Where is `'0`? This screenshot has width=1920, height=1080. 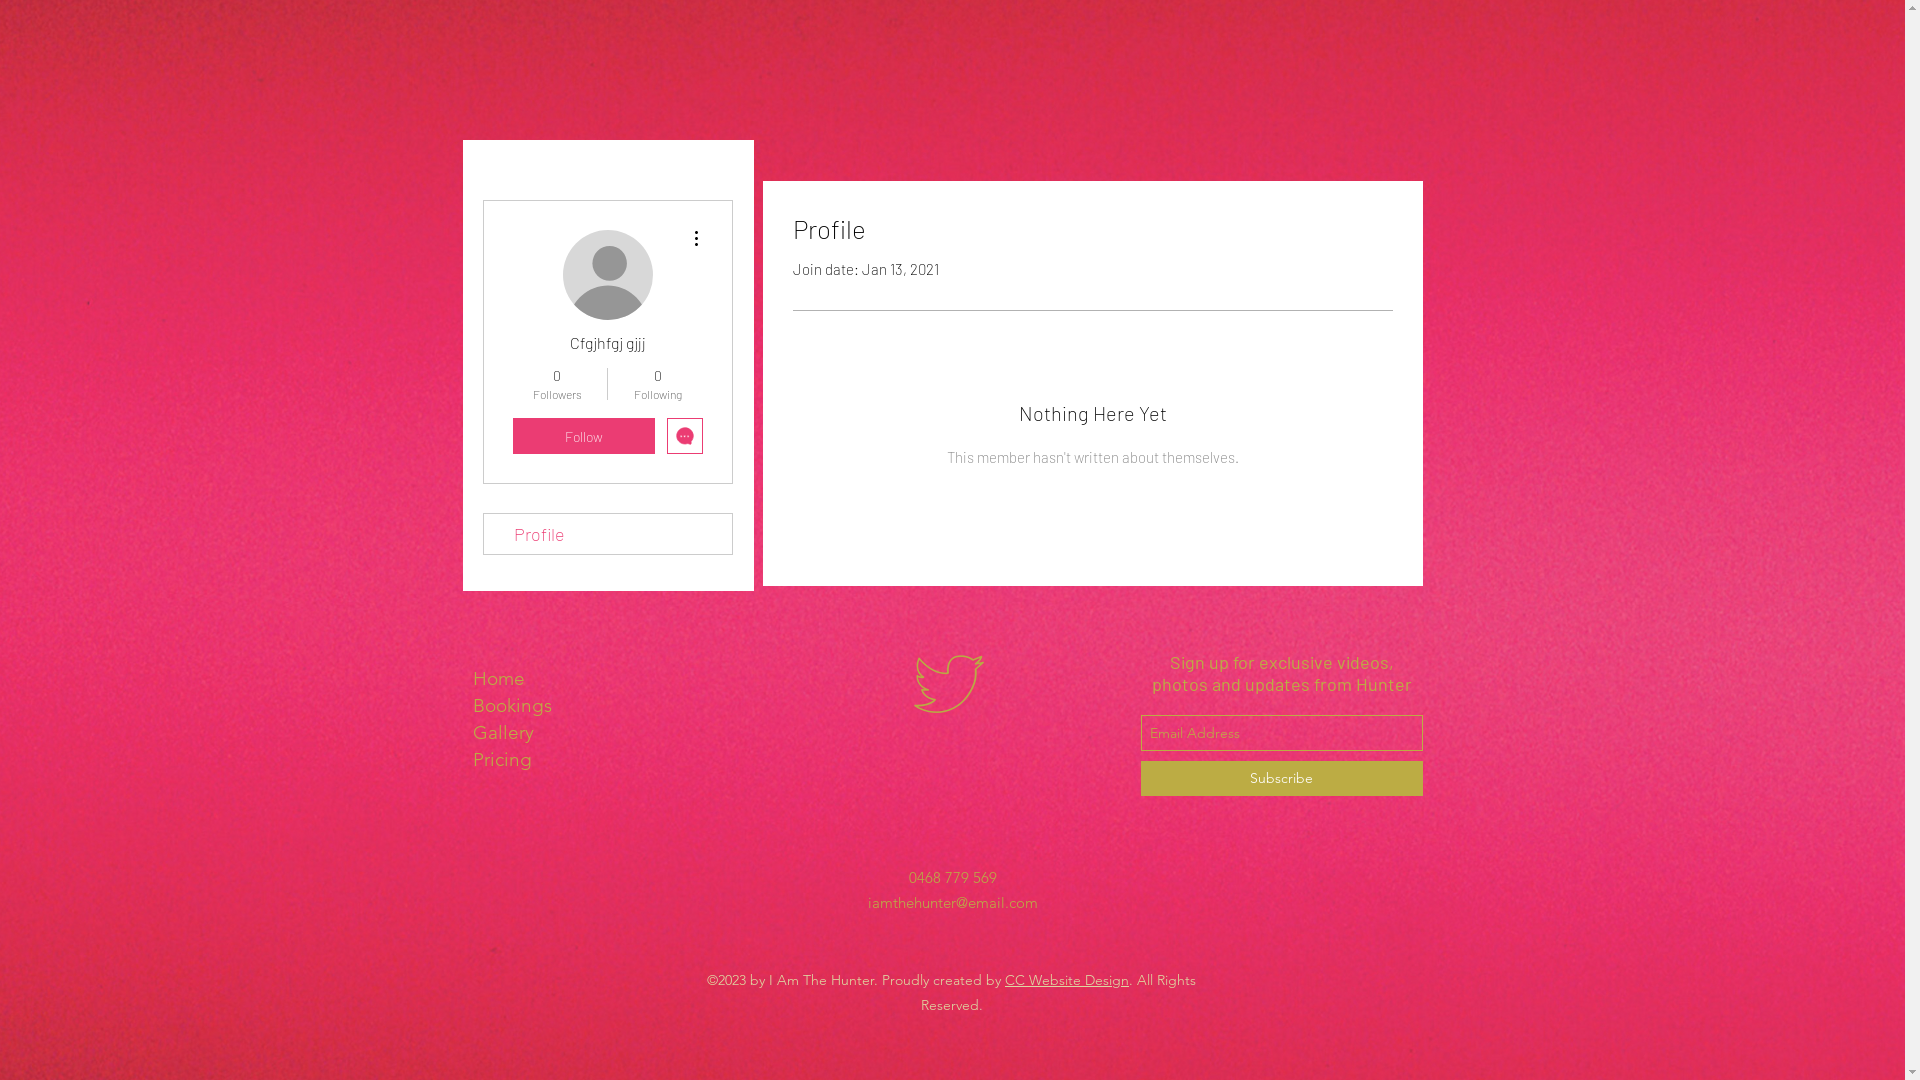 '0 is located at coordinates (658, 384).